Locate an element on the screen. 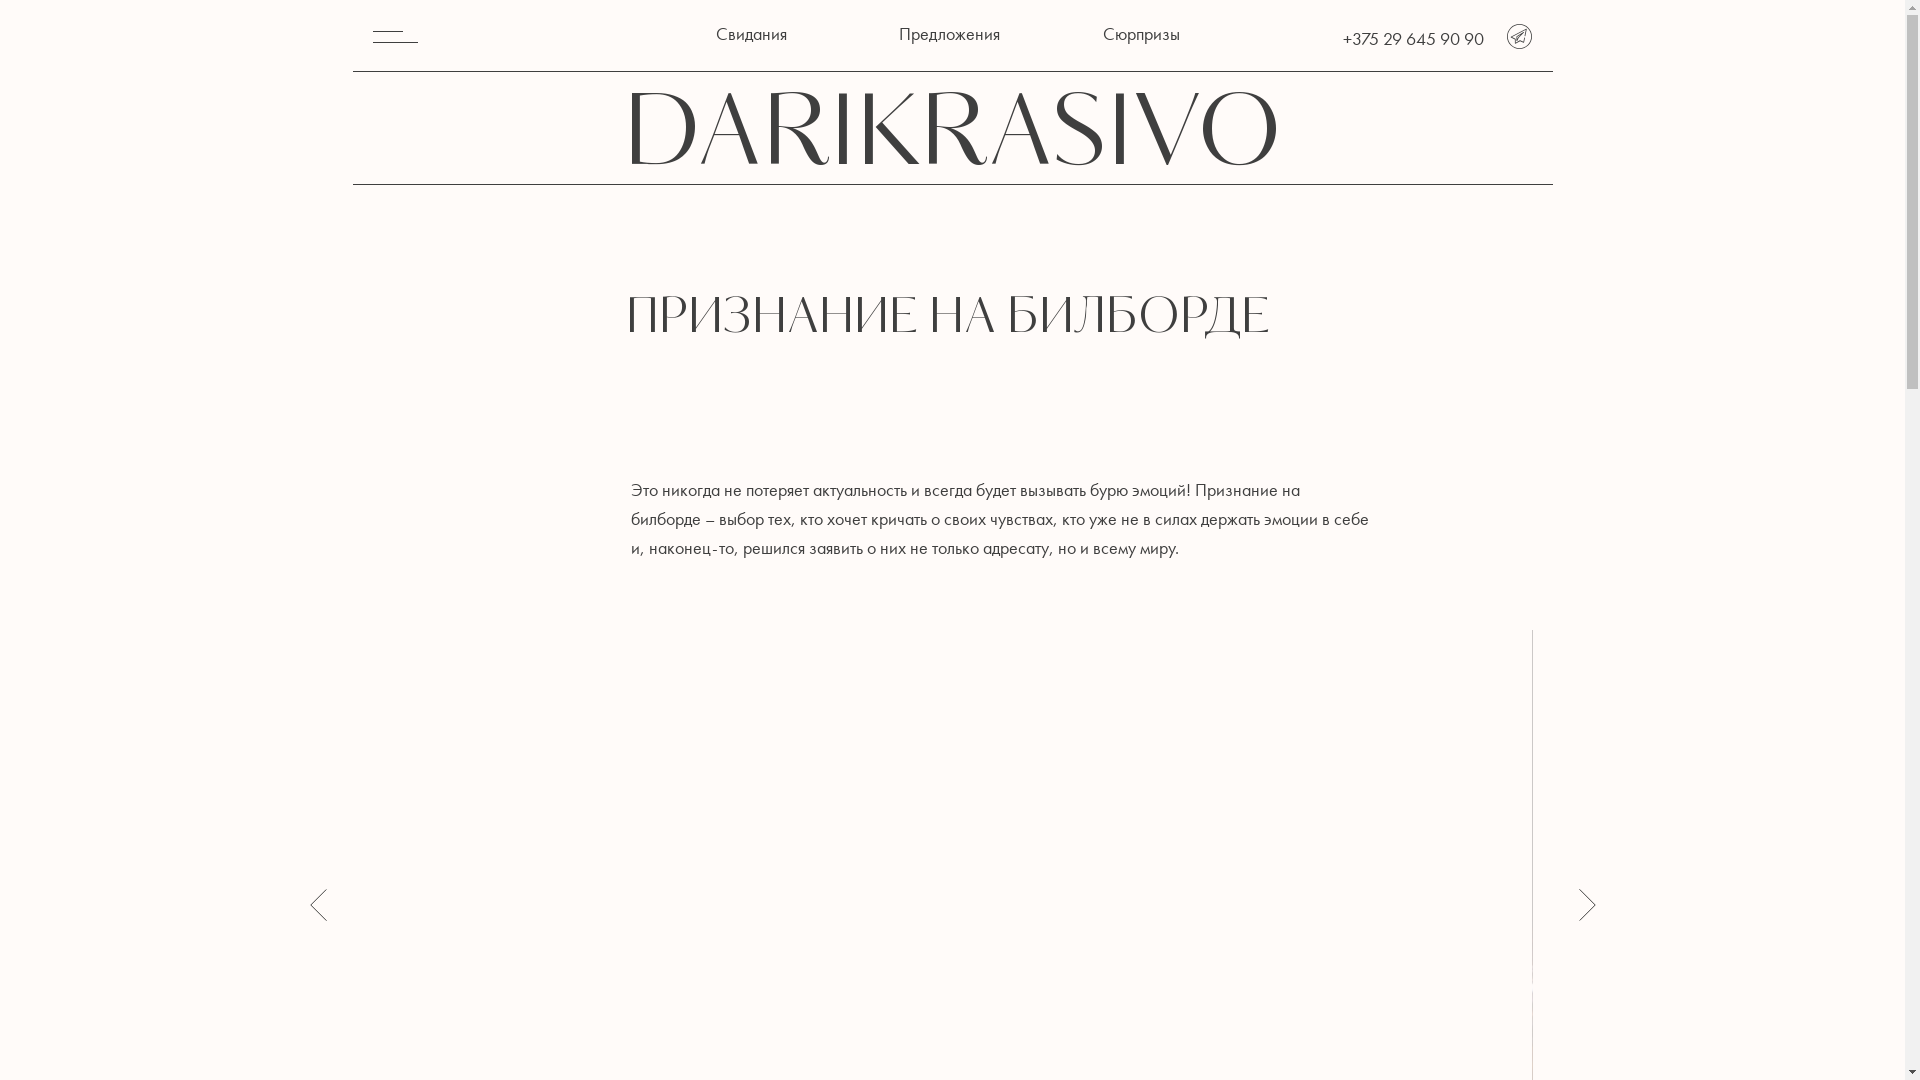  '+375 29 645 90 90' is located at coordinates (1411, 38).